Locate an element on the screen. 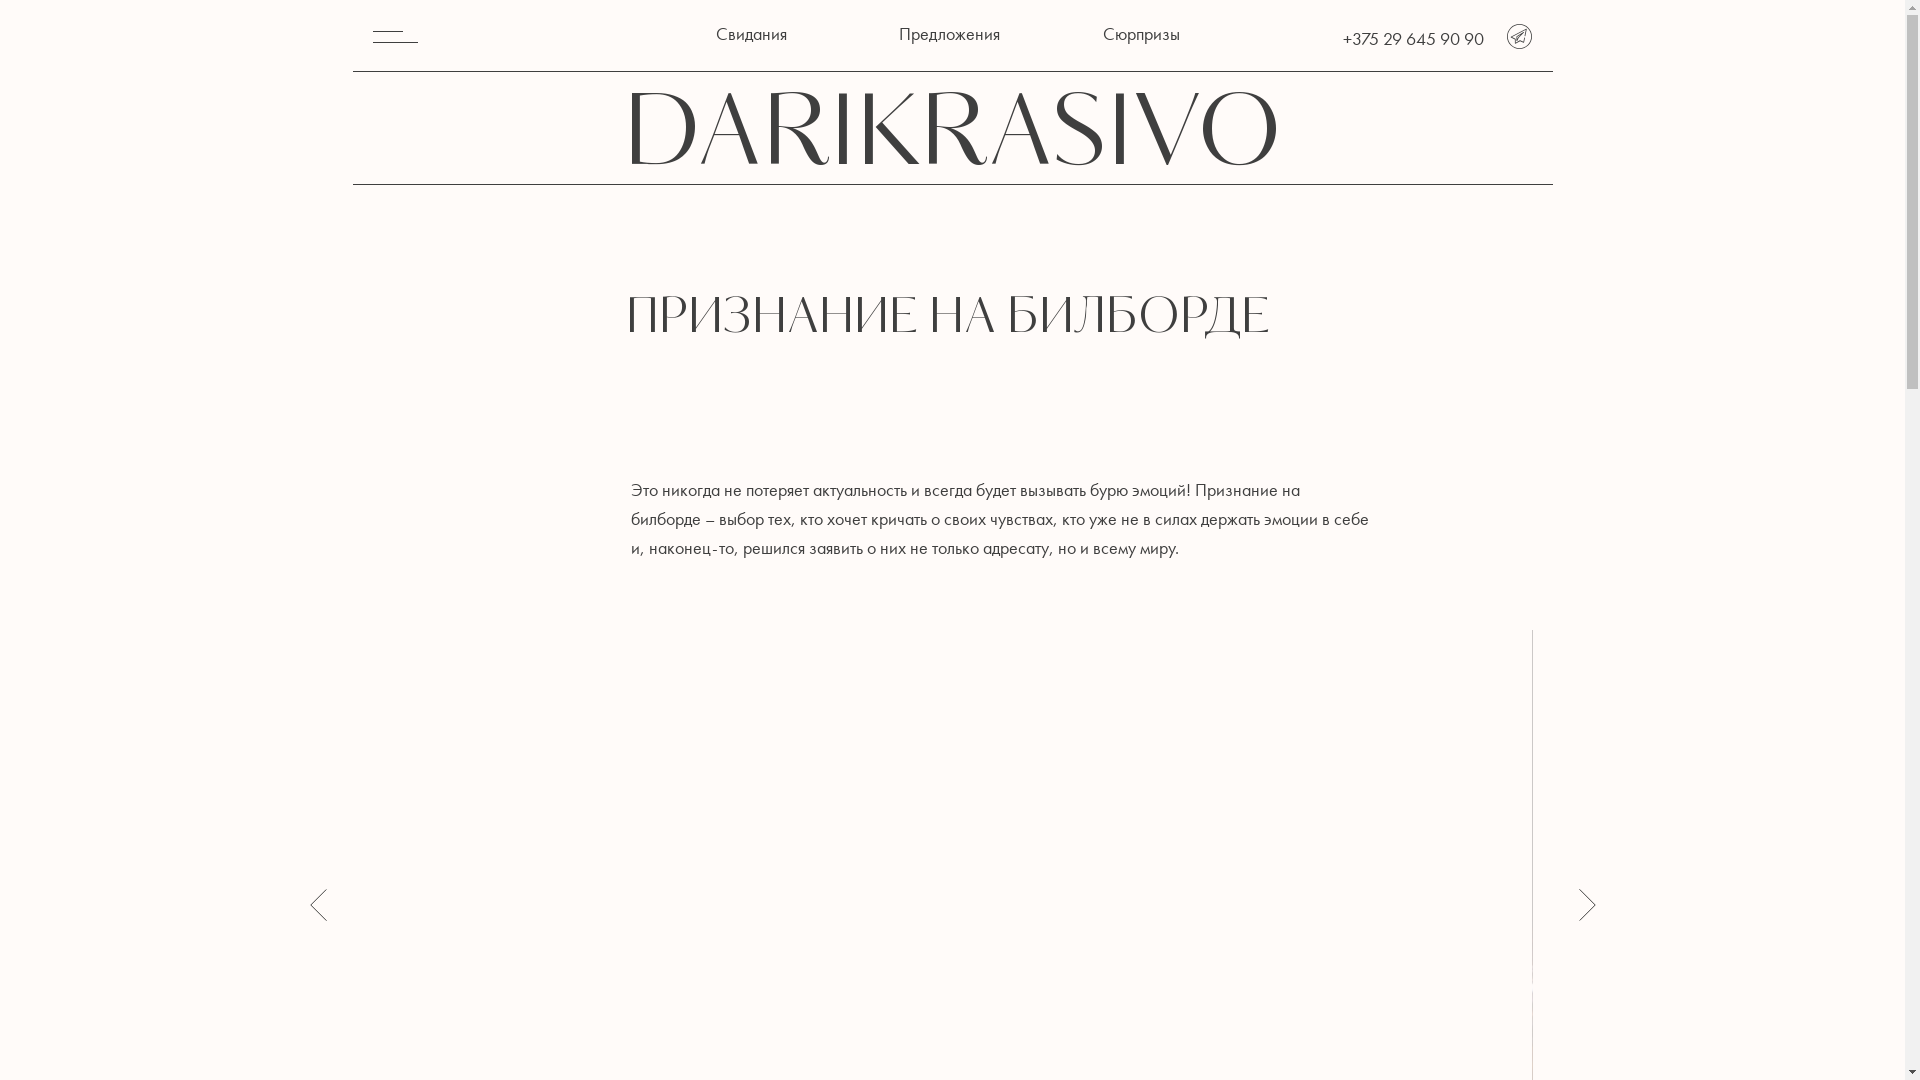  '+375 29 645 90 90' is located at coordinates (1411, 38).